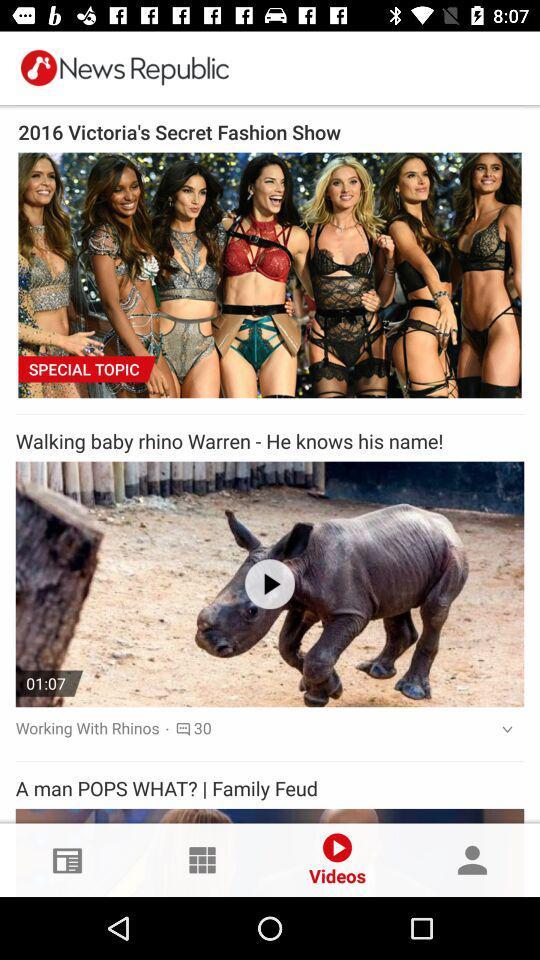  I want to click on the profile option in the bottom right, so click(472, 859).